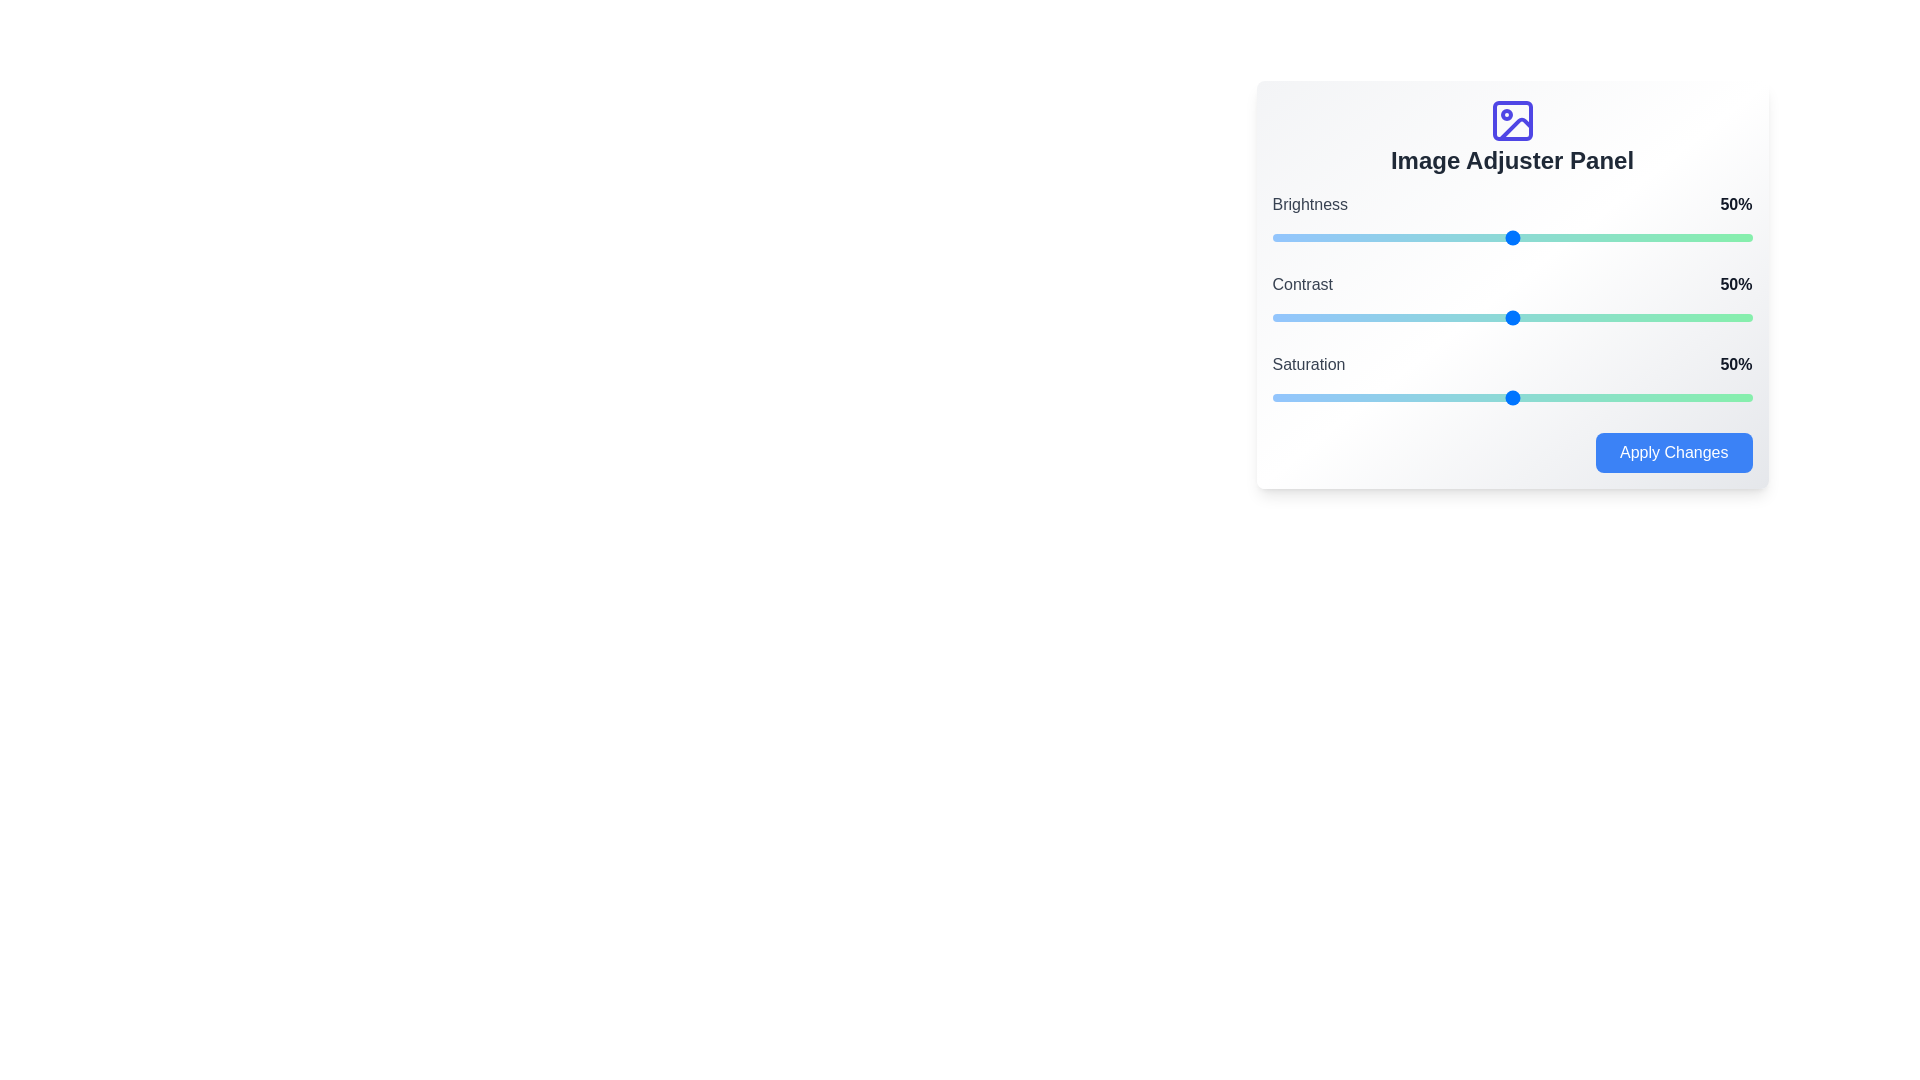 This screenshot has width=1920, height=1080. I want to click on the contrast slider to 53%, so click(1525, 316).